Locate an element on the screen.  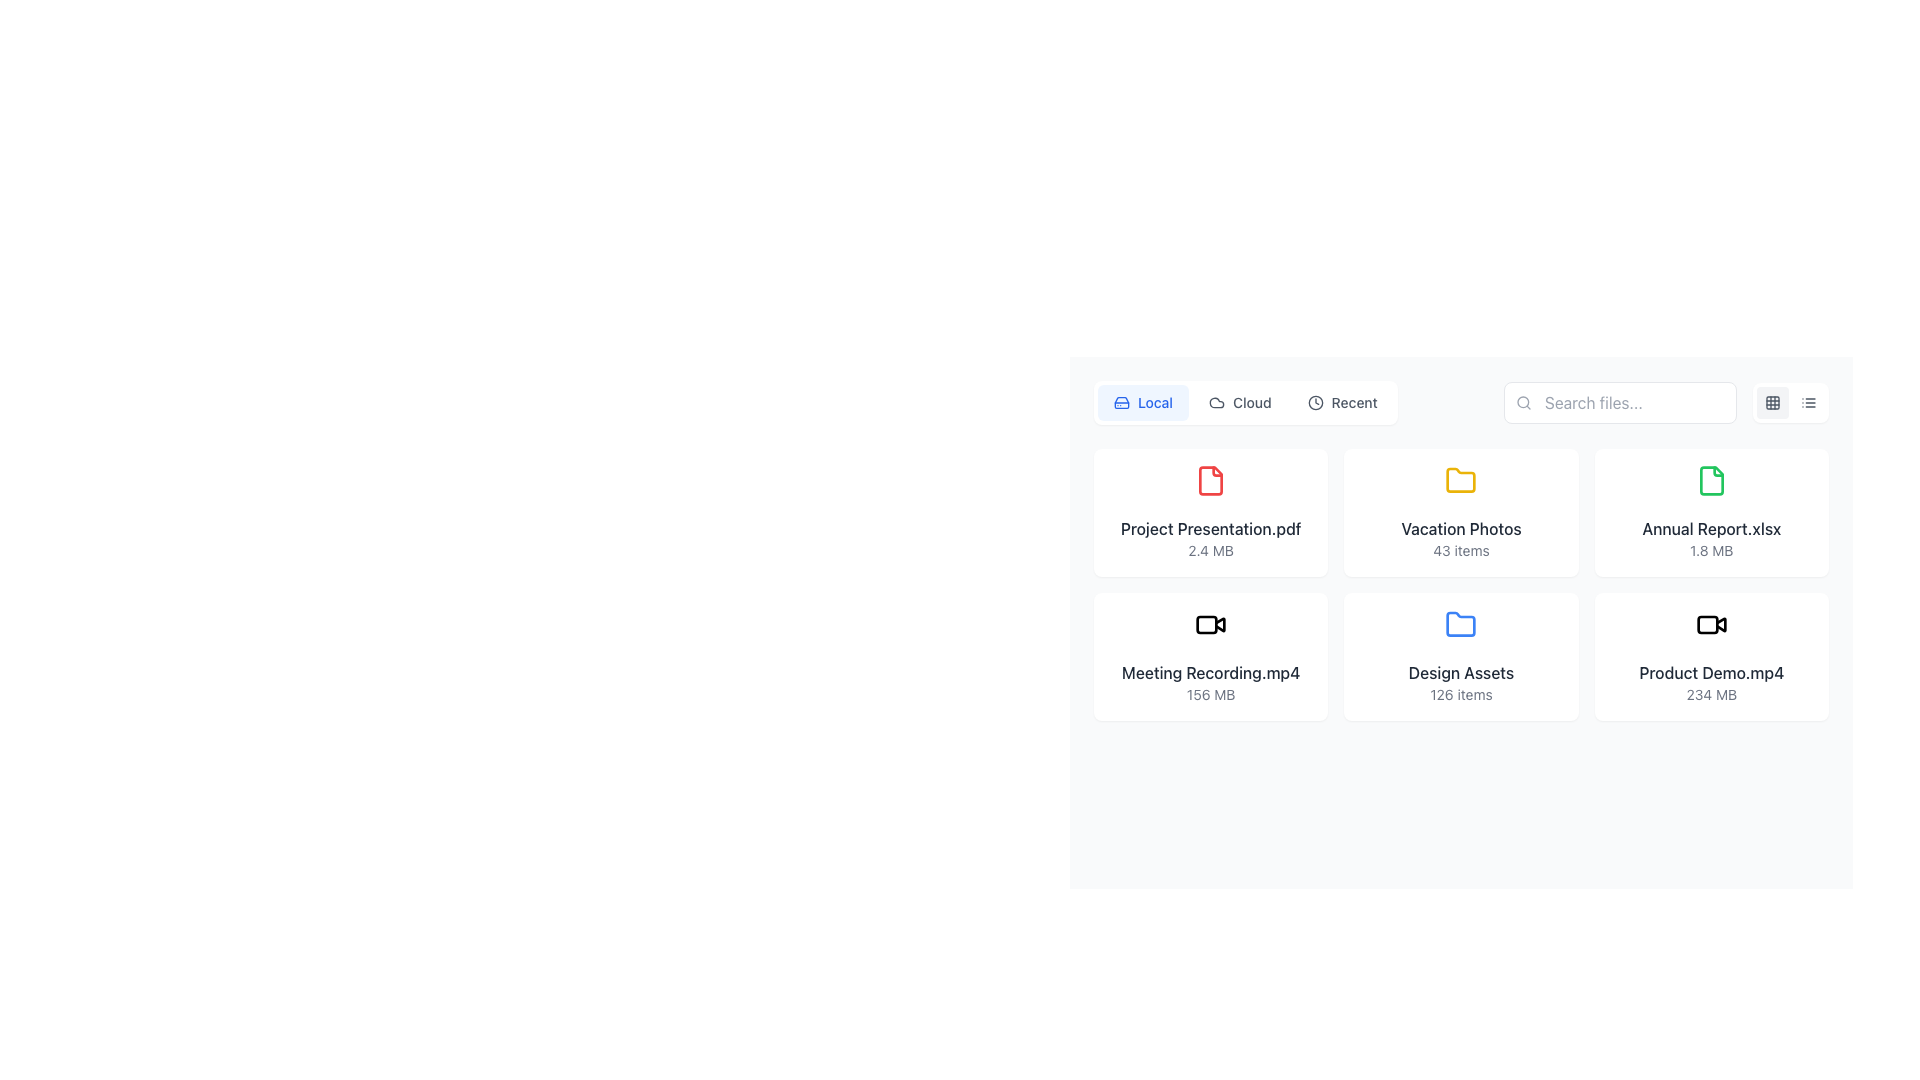
the text label indicating the file size of 'Project Presentation.pdf' located in the first card of the upper-left section of the grid layout is located at coordinates (1210, 551).